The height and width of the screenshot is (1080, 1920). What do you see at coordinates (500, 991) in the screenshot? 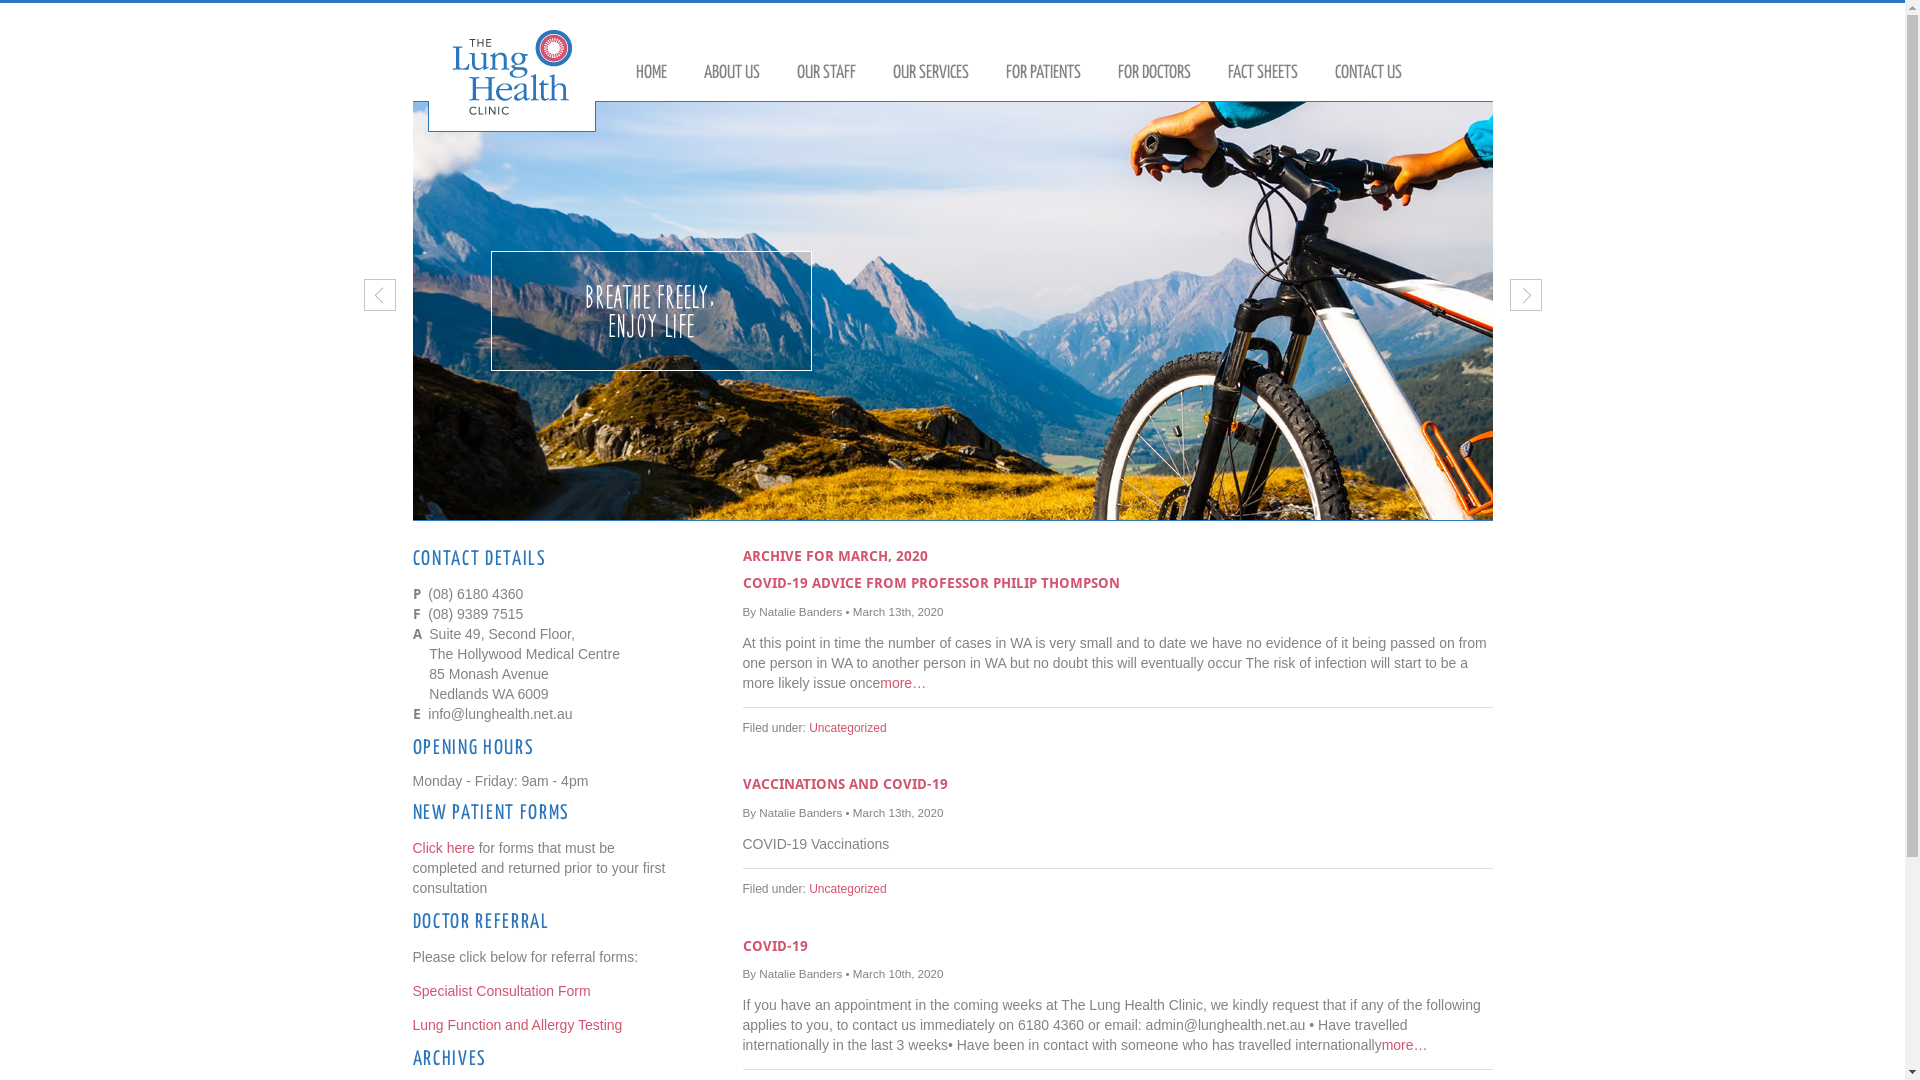
I see `'Specialist Consultation Form'` at bounding box center [500, 991].